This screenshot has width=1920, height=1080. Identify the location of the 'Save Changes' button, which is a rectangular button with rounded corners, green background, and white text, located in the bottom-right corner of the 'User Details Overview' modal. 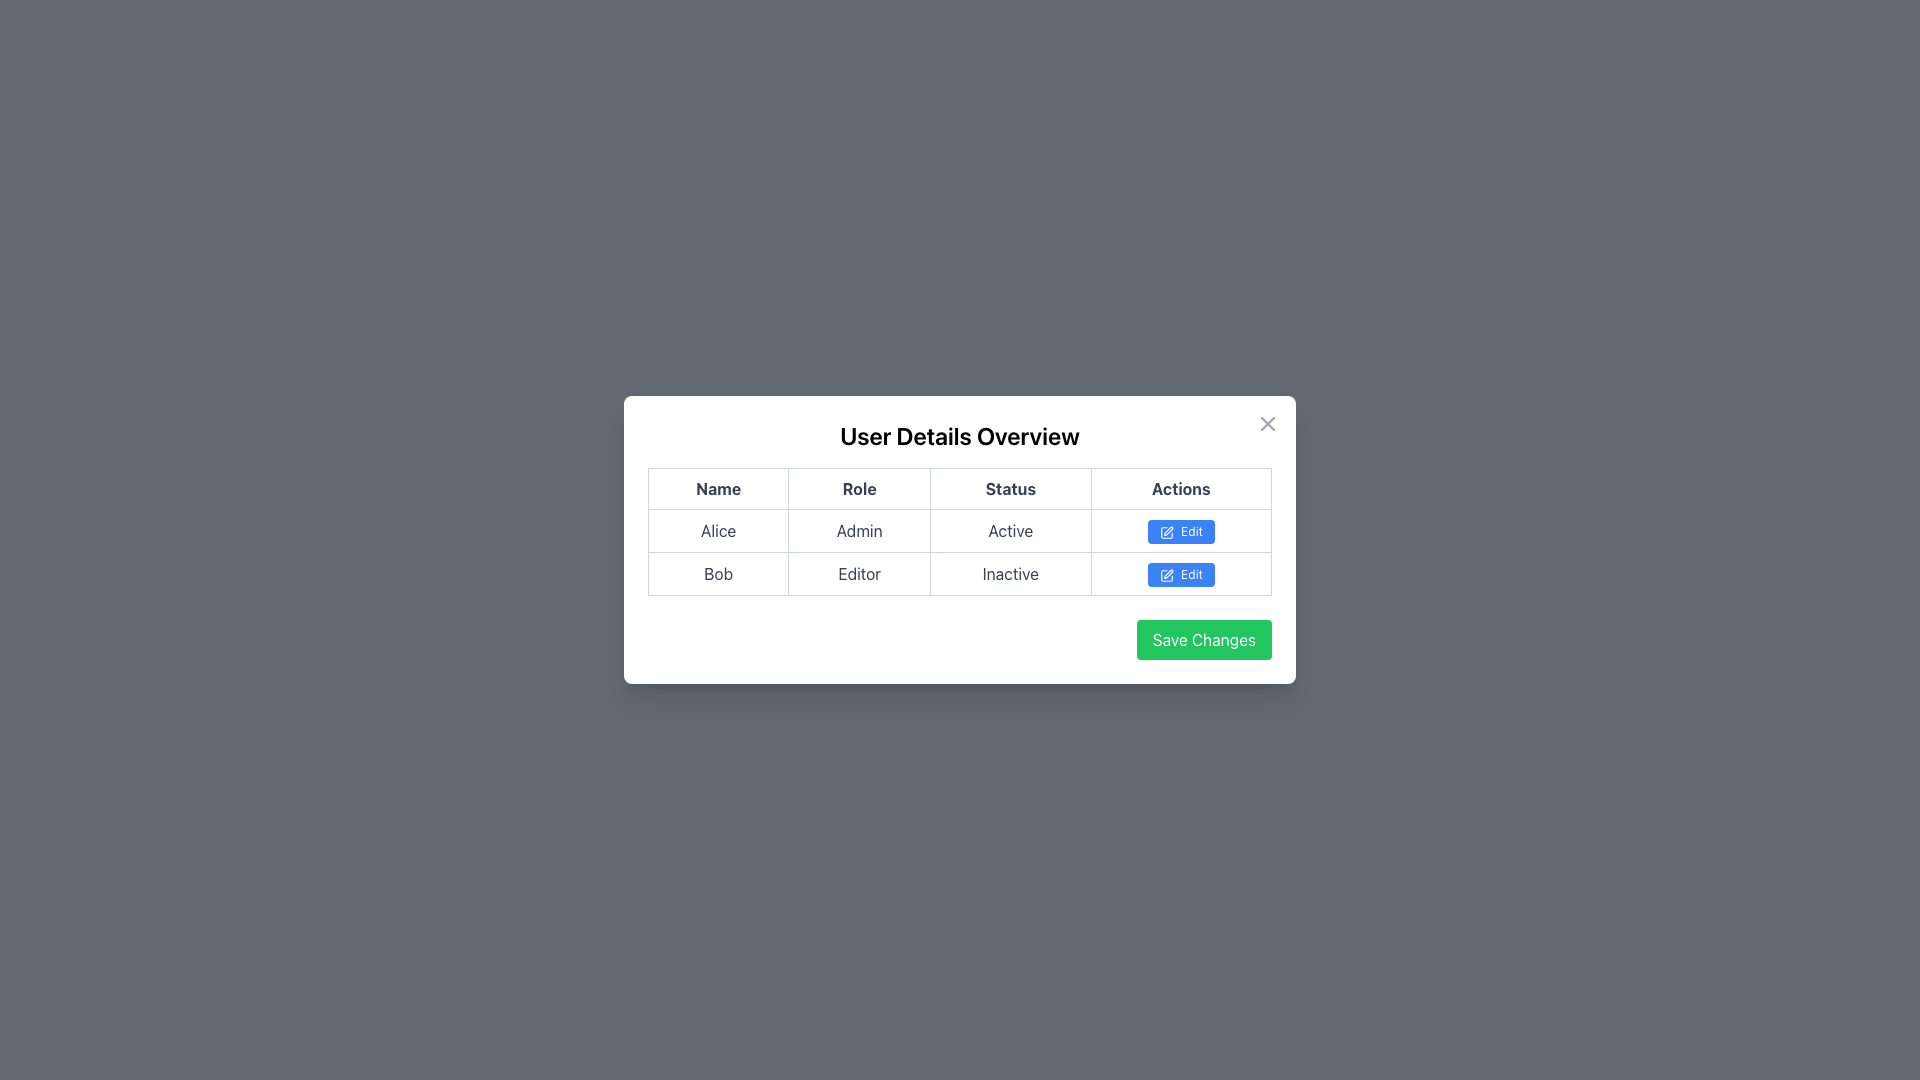
(1203, 640).